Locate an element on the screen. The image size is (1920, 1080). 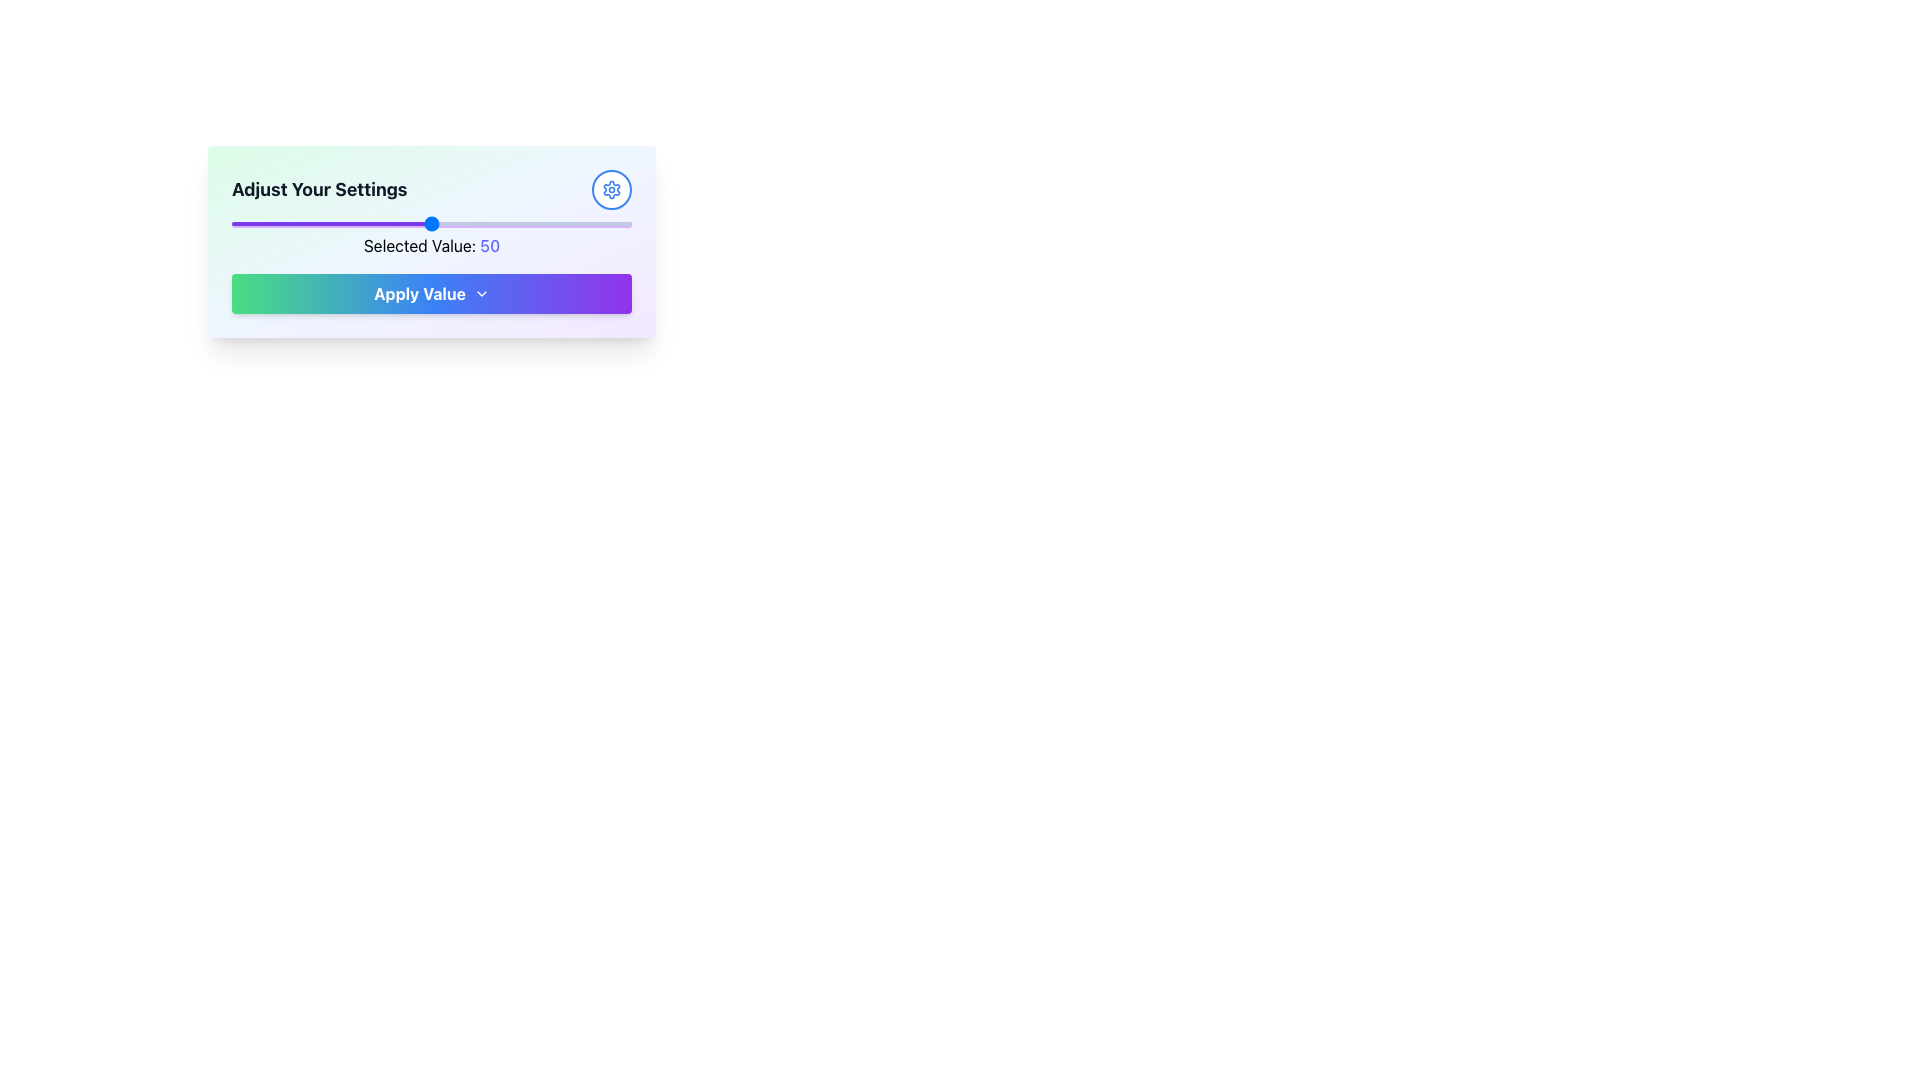
the slider is located at coordinates (499, 223).